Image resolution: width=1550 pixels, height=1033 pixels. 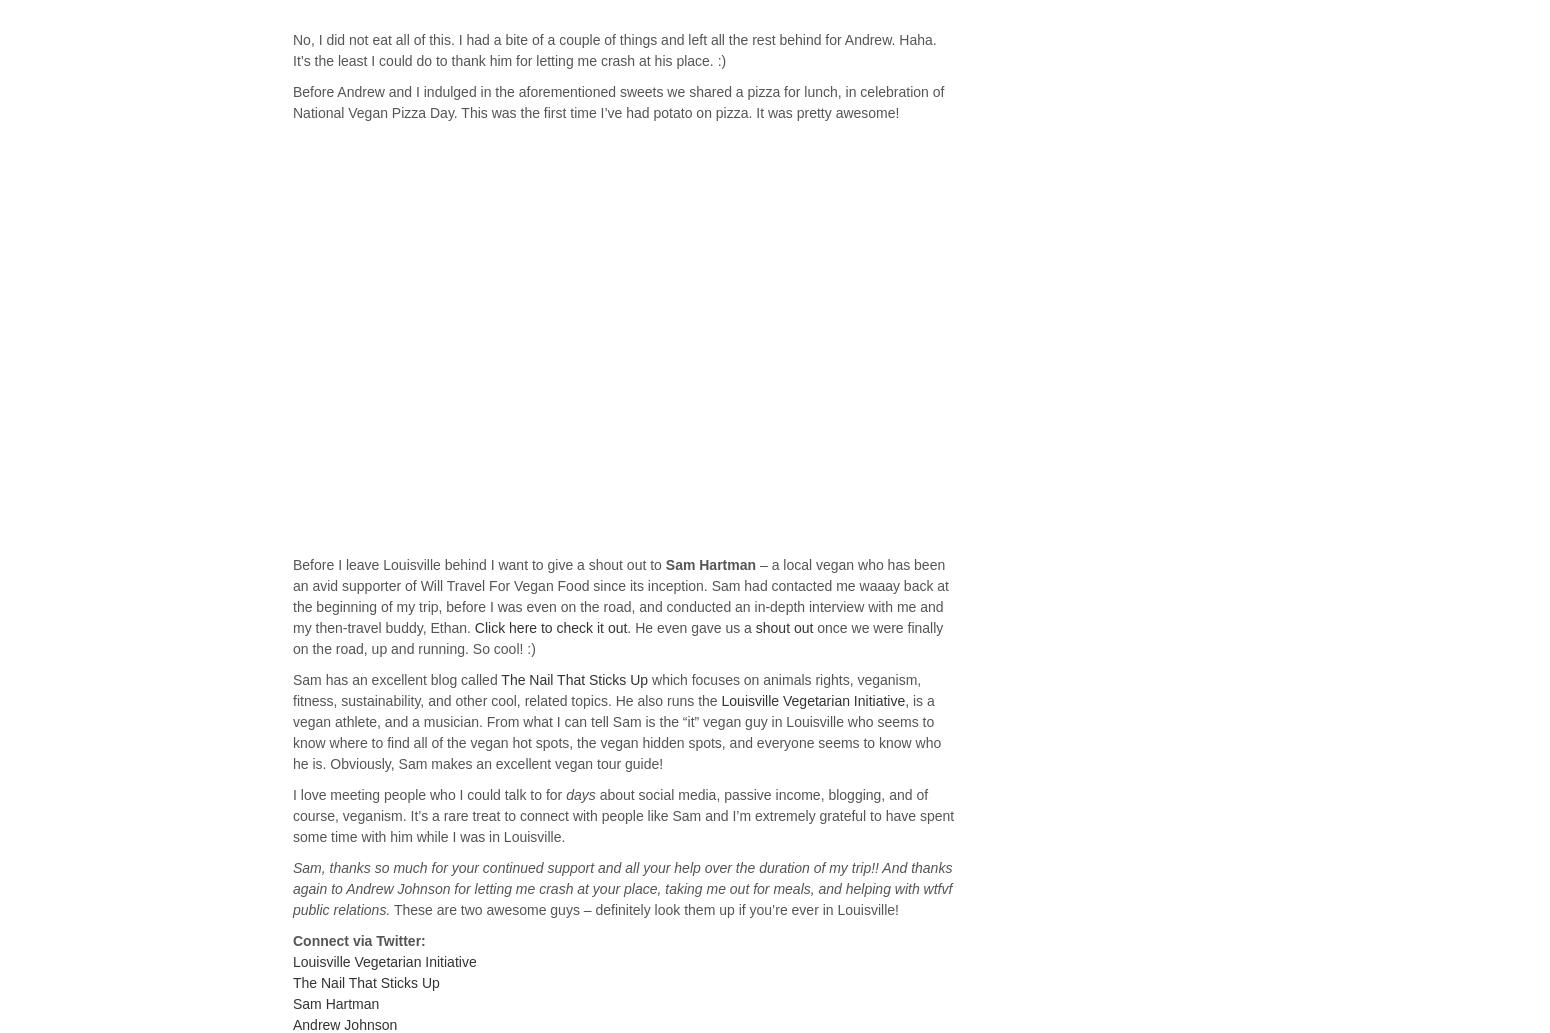 What do you see at coordinates (620, 595) in the screenshot?
I see `'– a local vegan who has been an avid supporter of Will Travel For Vegan Food since its inception. Sam had contacted me waaay back at the beginning of my trip, before I was even on the road, and conducted an in-depth interview with me and my then-travel buddy, Ethan.'` at bounding box center [620, 595].